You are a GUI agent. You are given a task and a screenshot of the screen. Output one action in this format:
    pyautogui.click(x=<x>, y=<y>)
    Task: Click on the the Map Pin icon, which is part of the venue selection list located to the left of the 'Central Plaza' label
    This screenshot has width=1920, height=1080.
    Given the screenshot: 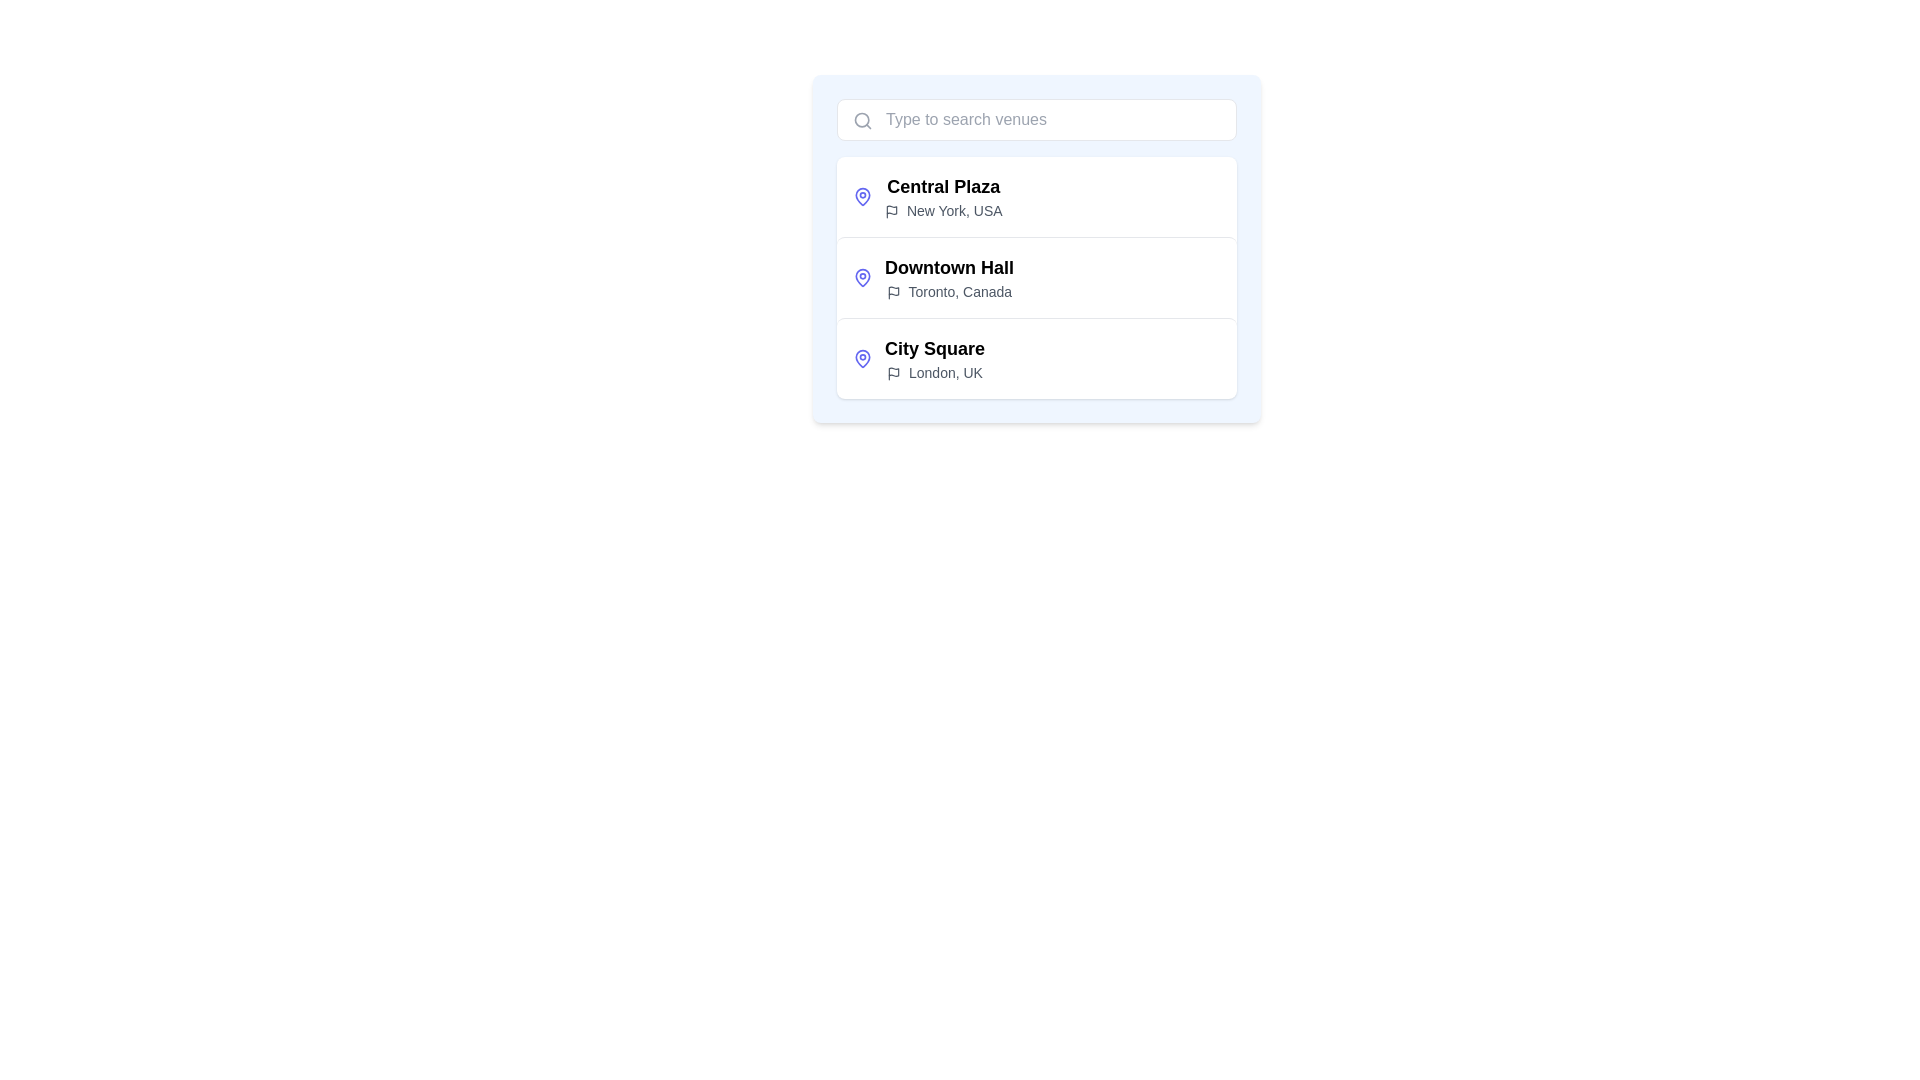 What is the action you would take?
    pyautogui.click(x=863, y=196)
    